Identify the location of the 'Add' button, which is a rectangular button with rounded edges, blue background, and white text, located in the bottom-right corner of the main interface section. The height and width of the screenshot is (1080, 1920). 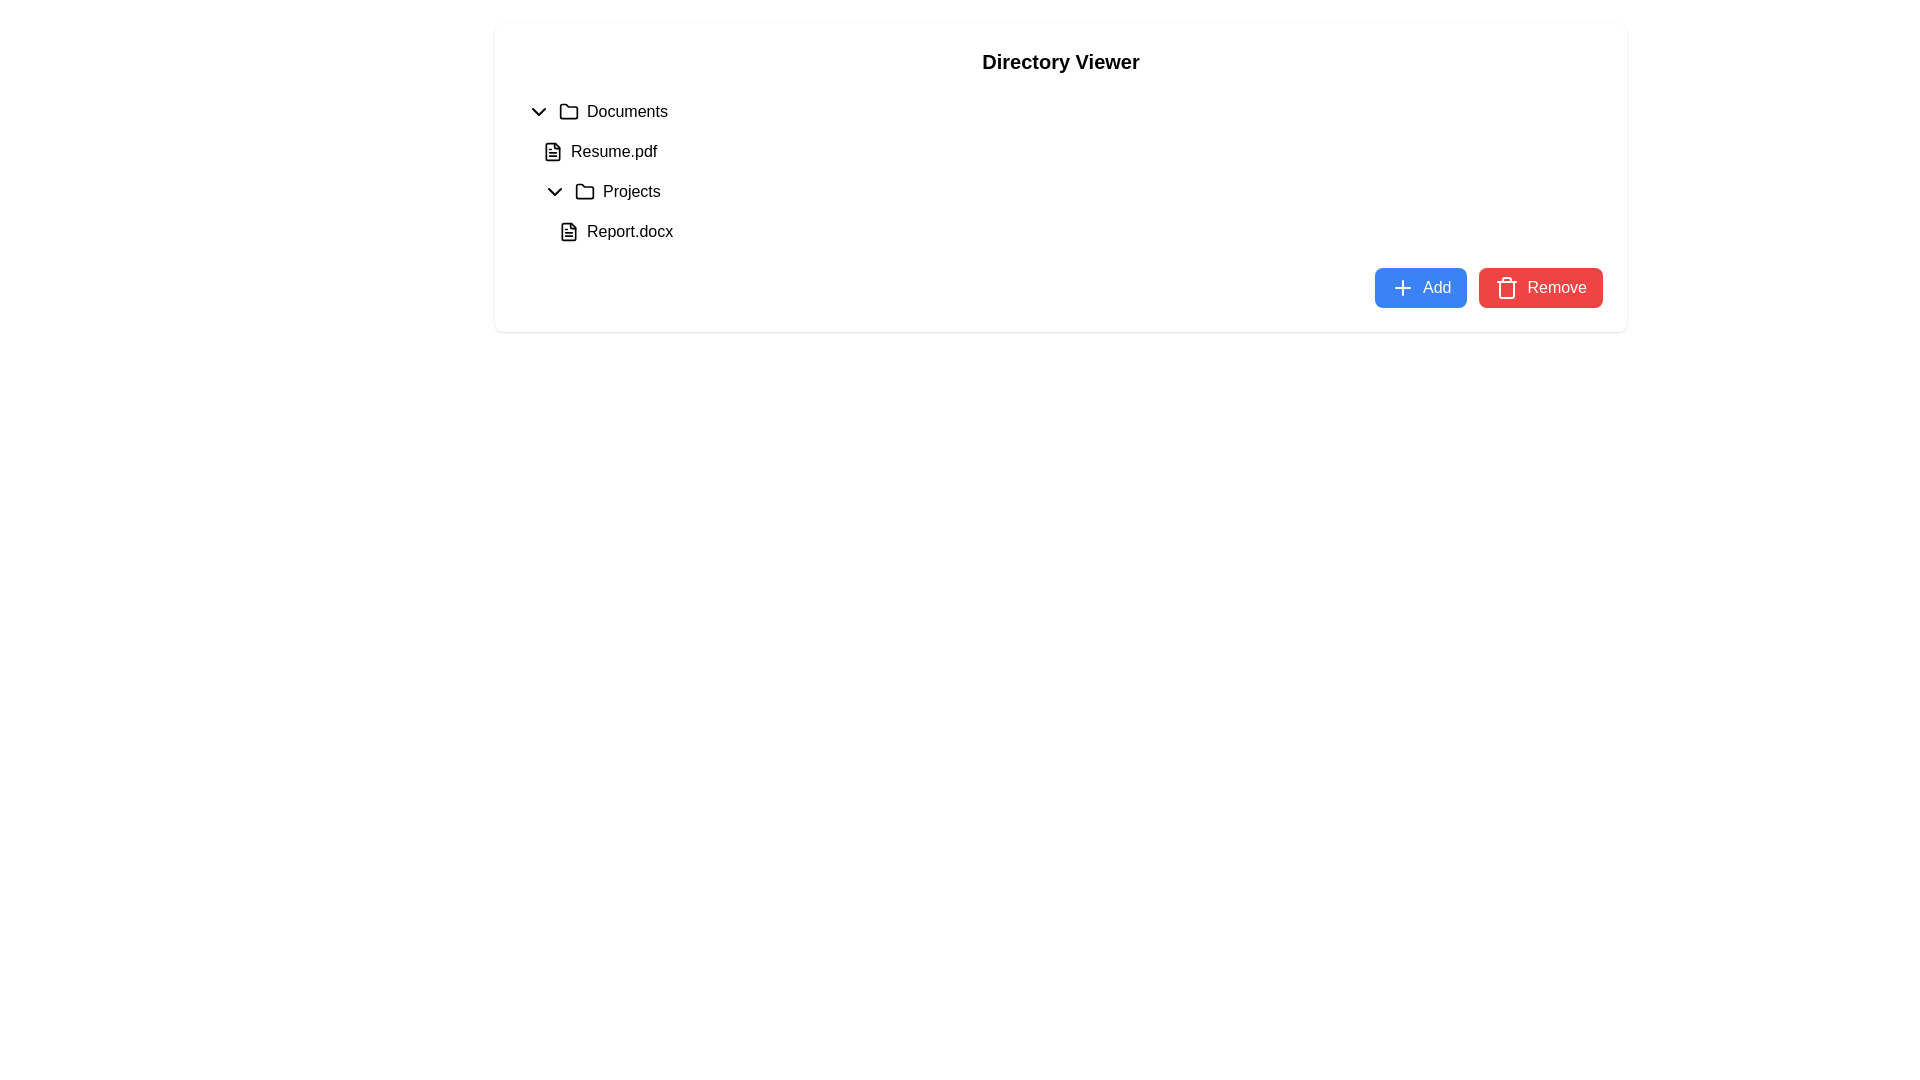
(1420, 288).